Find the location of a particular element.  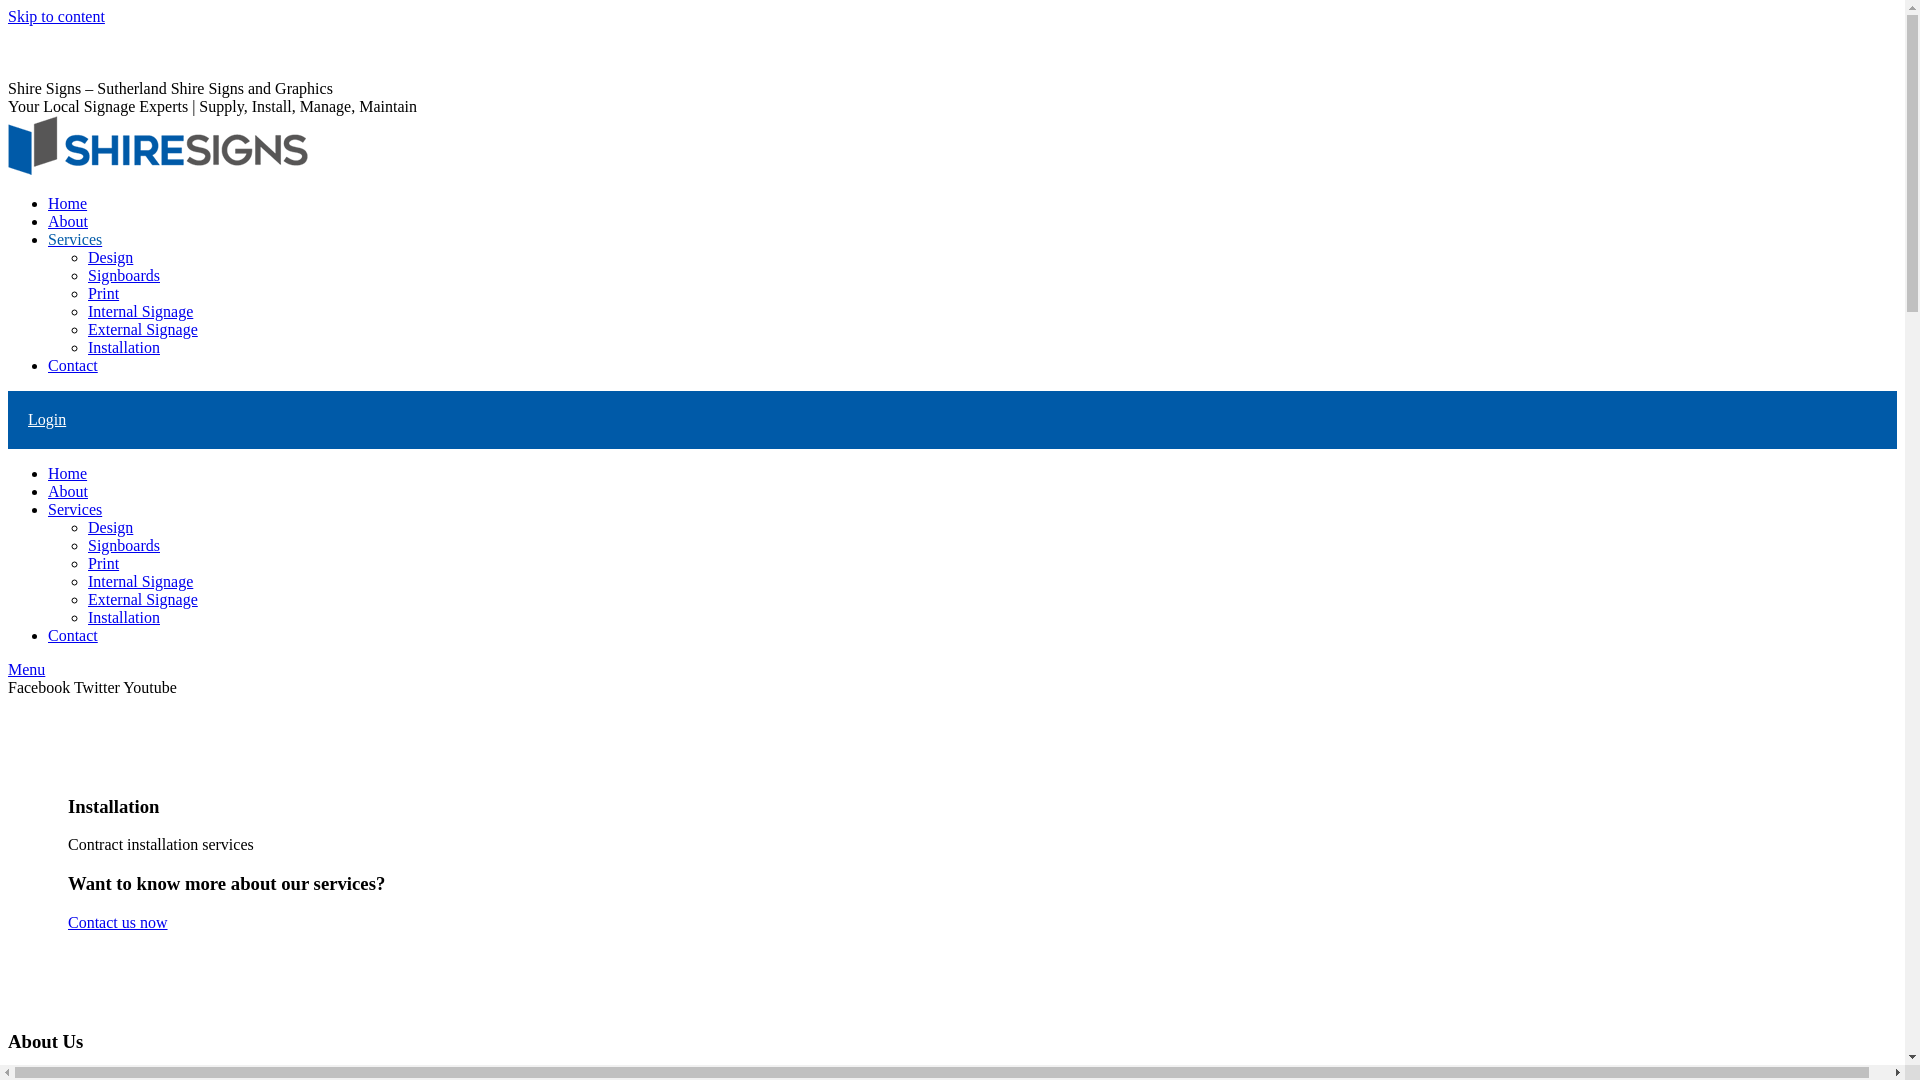

'Skip to content' is located at coordinates (56, 16).